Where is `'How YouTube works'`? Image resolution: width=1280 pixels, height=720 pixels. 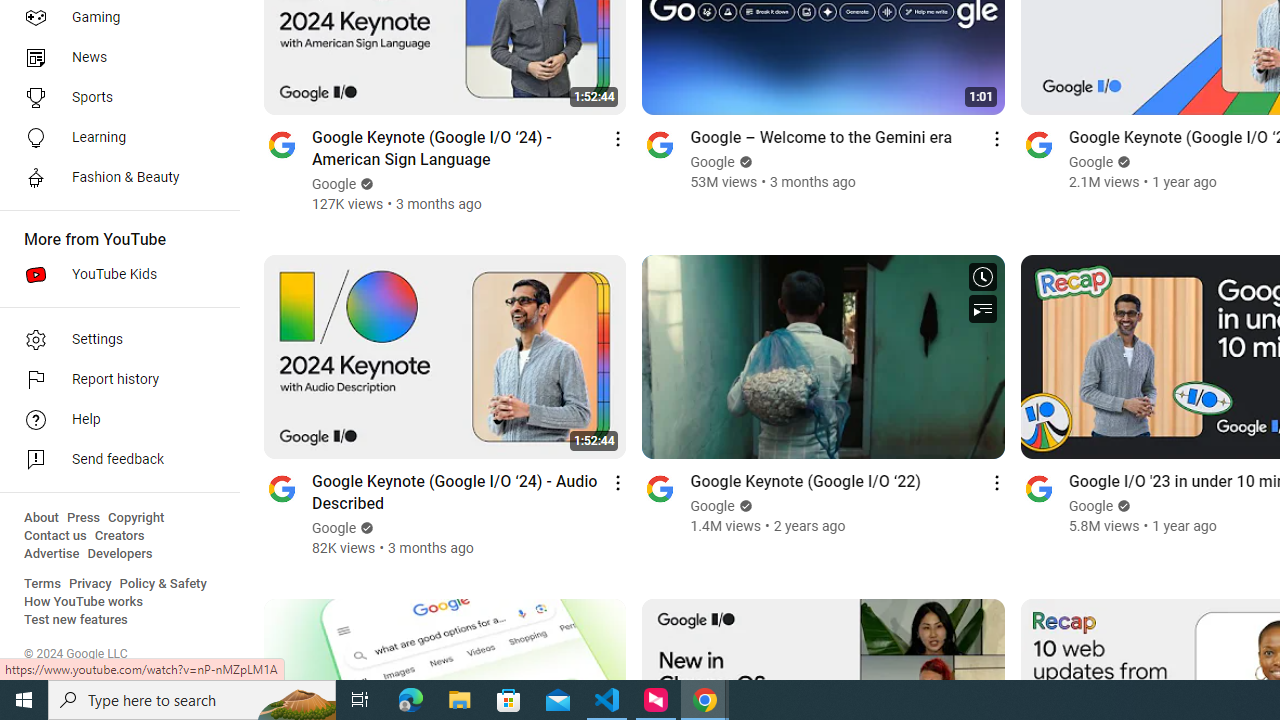 'How YouTube works' is located at coordinates (82, 601).